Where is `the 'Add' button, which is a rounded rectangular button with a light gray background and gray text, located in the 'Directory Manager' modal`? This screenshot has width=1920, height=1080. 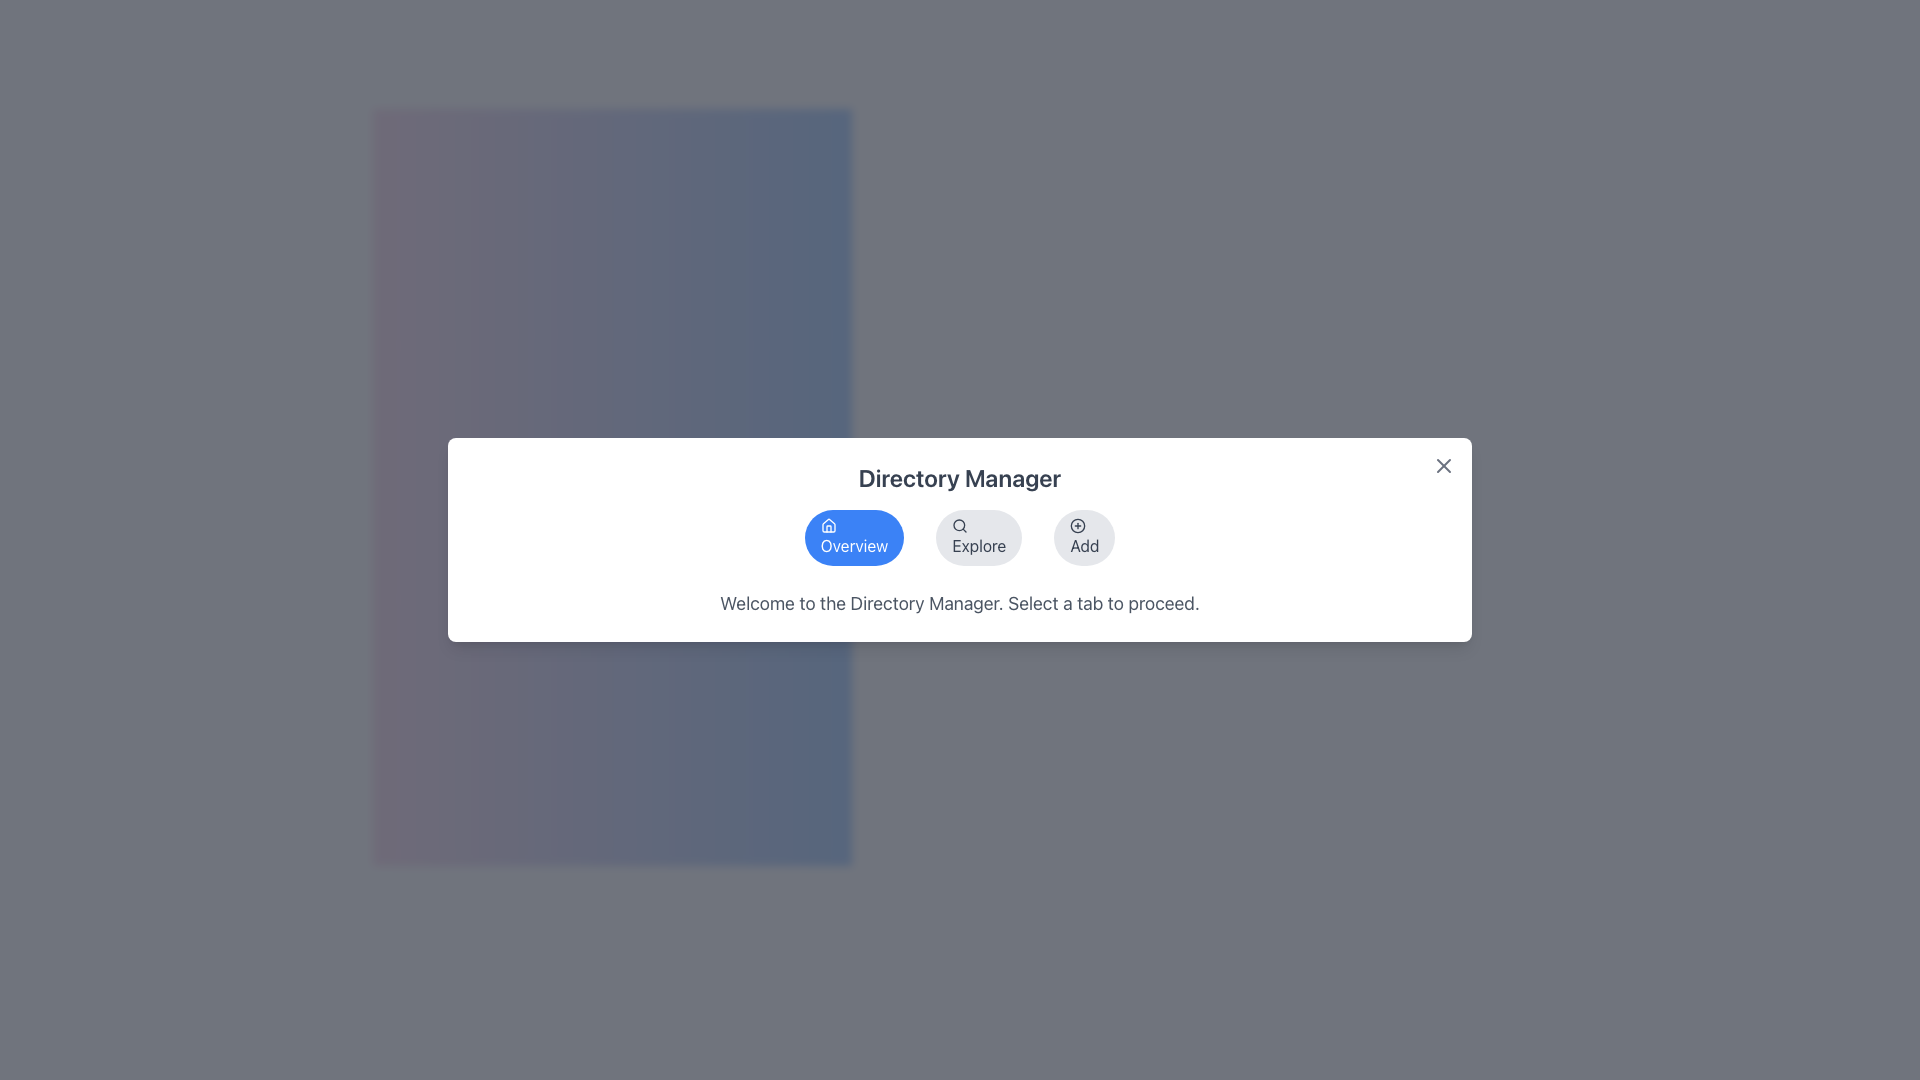
the 'Add' button, which is a rounded rectangular button with a light gray background and gray text, located in the 'Directory Manager' modal is located at coordinates (1083, 536).